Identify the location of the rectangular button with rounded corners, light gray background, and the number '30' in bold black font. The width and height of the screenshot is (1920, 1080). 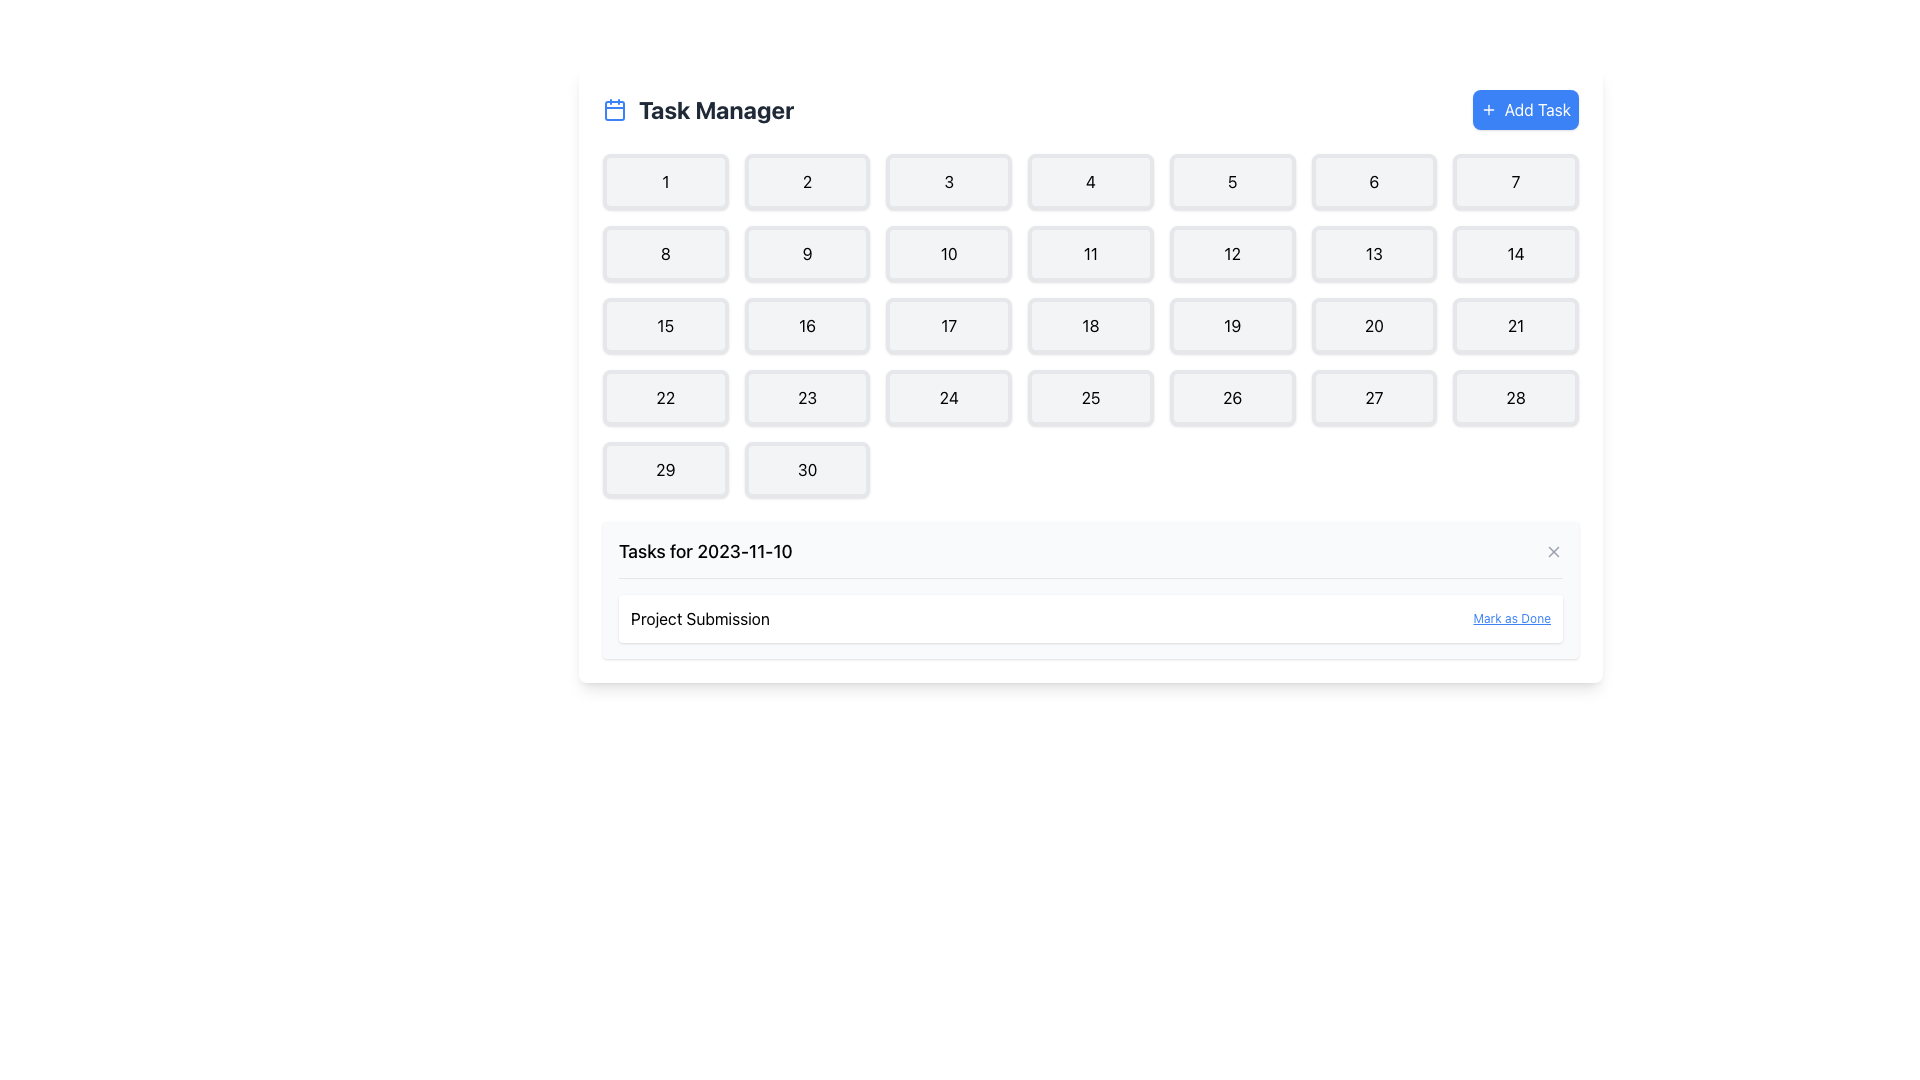
(807, 470).